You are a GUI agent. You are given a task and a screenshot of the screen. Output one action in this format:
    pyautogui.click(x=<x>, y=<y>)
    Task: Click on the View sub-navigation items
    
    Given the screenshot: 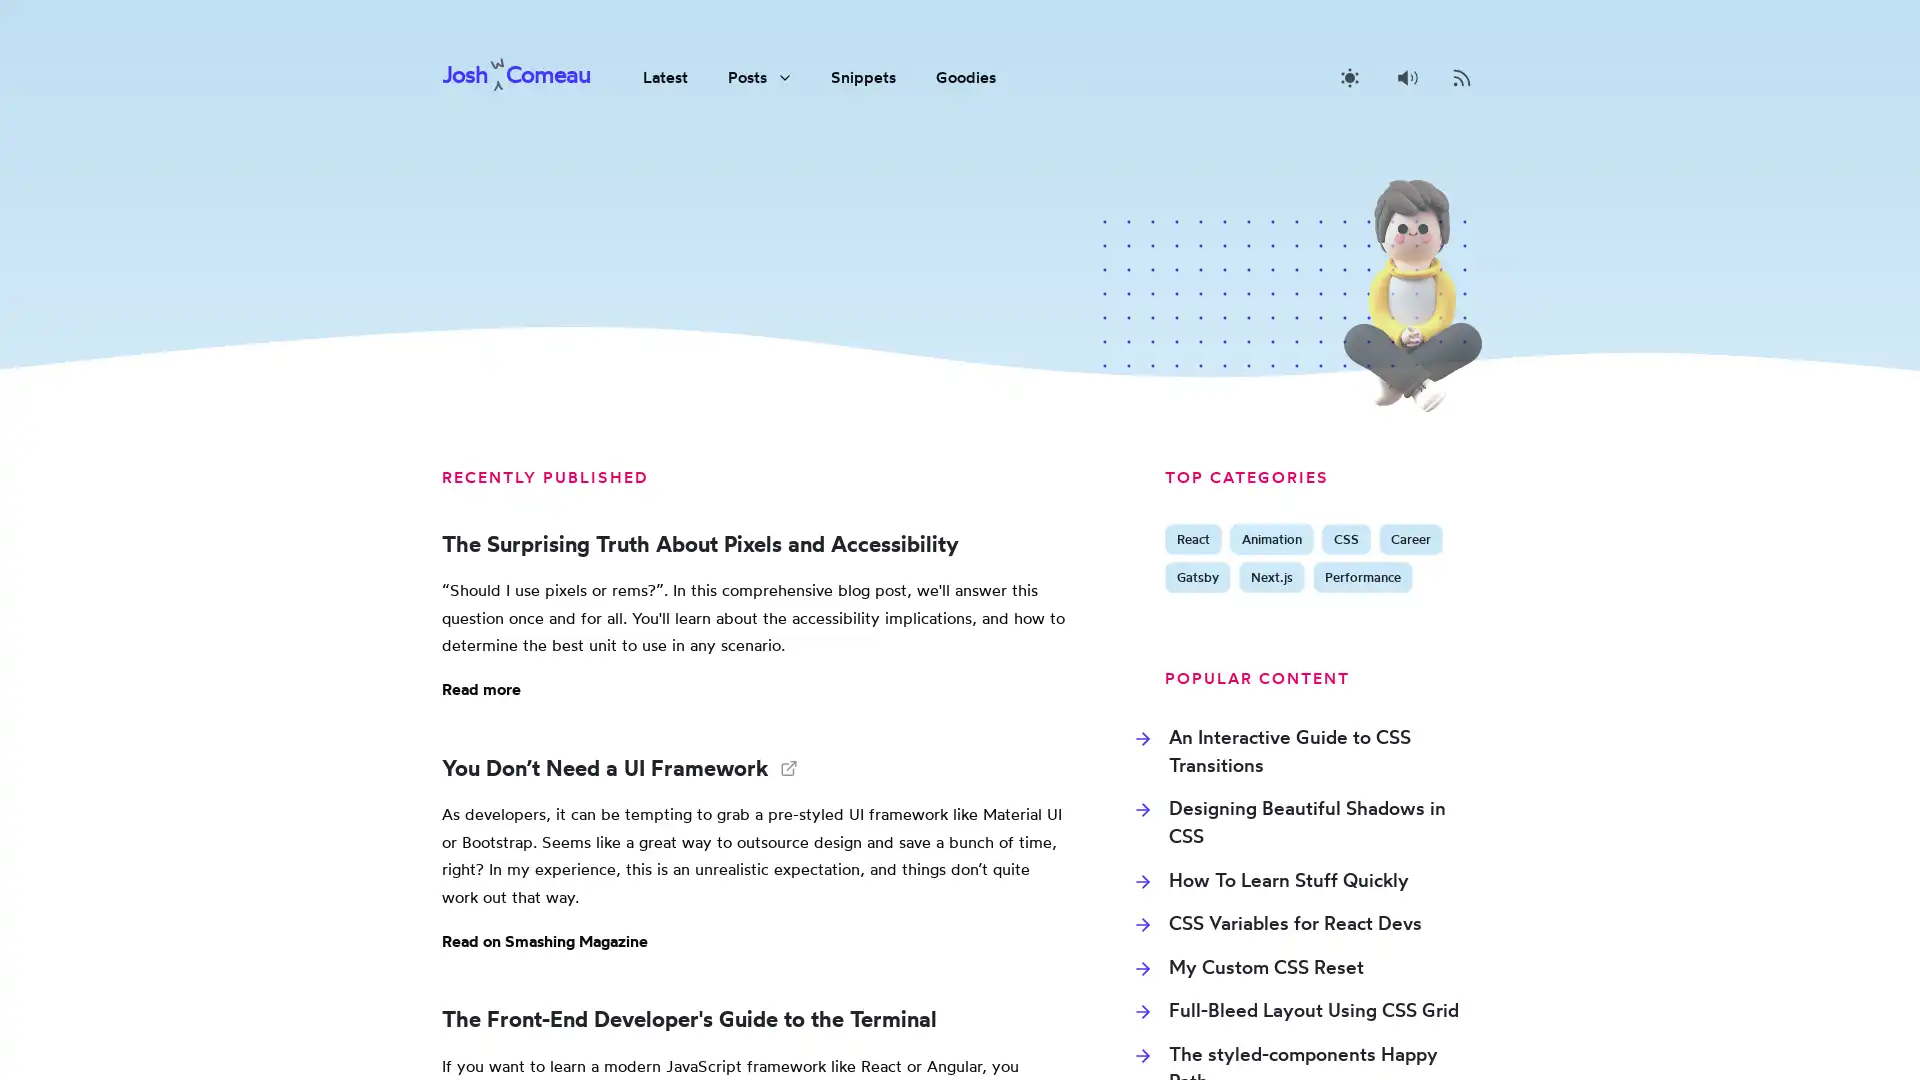 What is the action you would take?
    pyautogui.click(x=784, y=76)
    